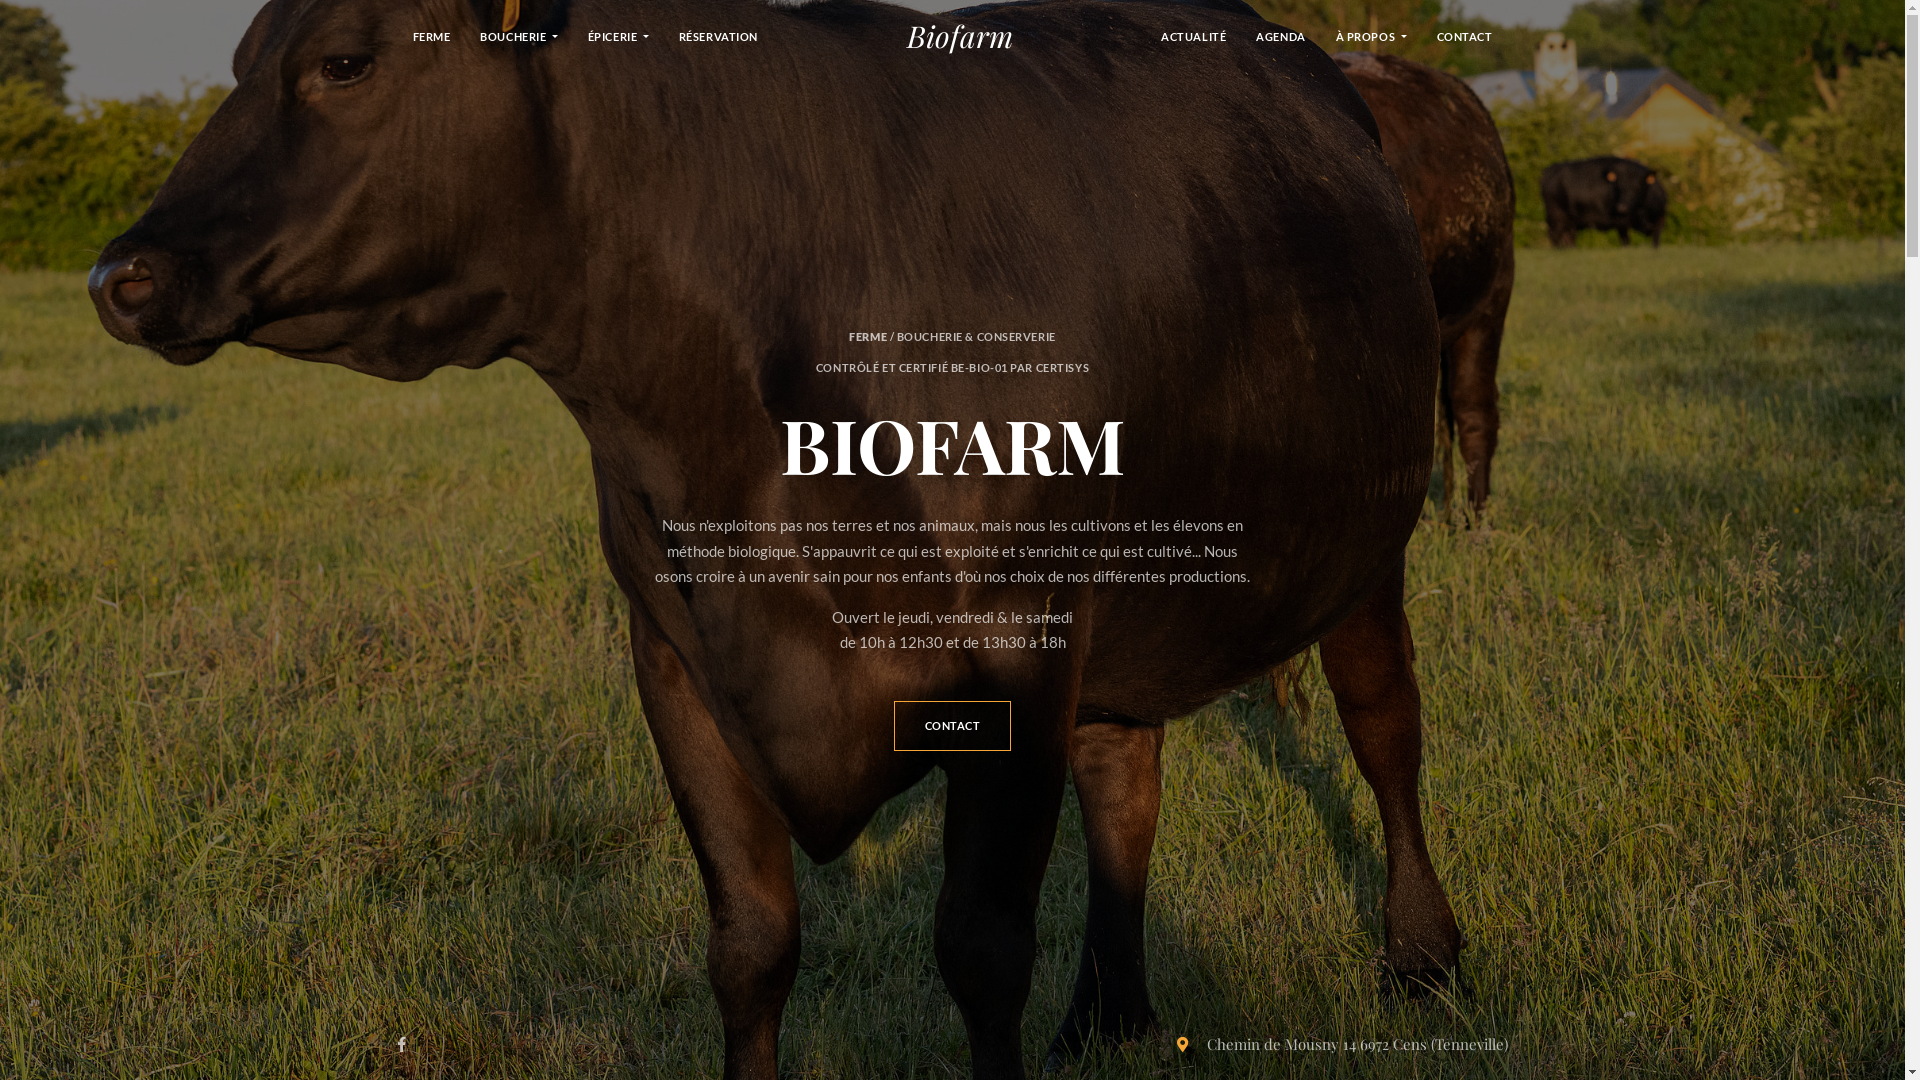 The image size is (1920, 1080). I want to click on 'CONTACT', so click(952, 725).